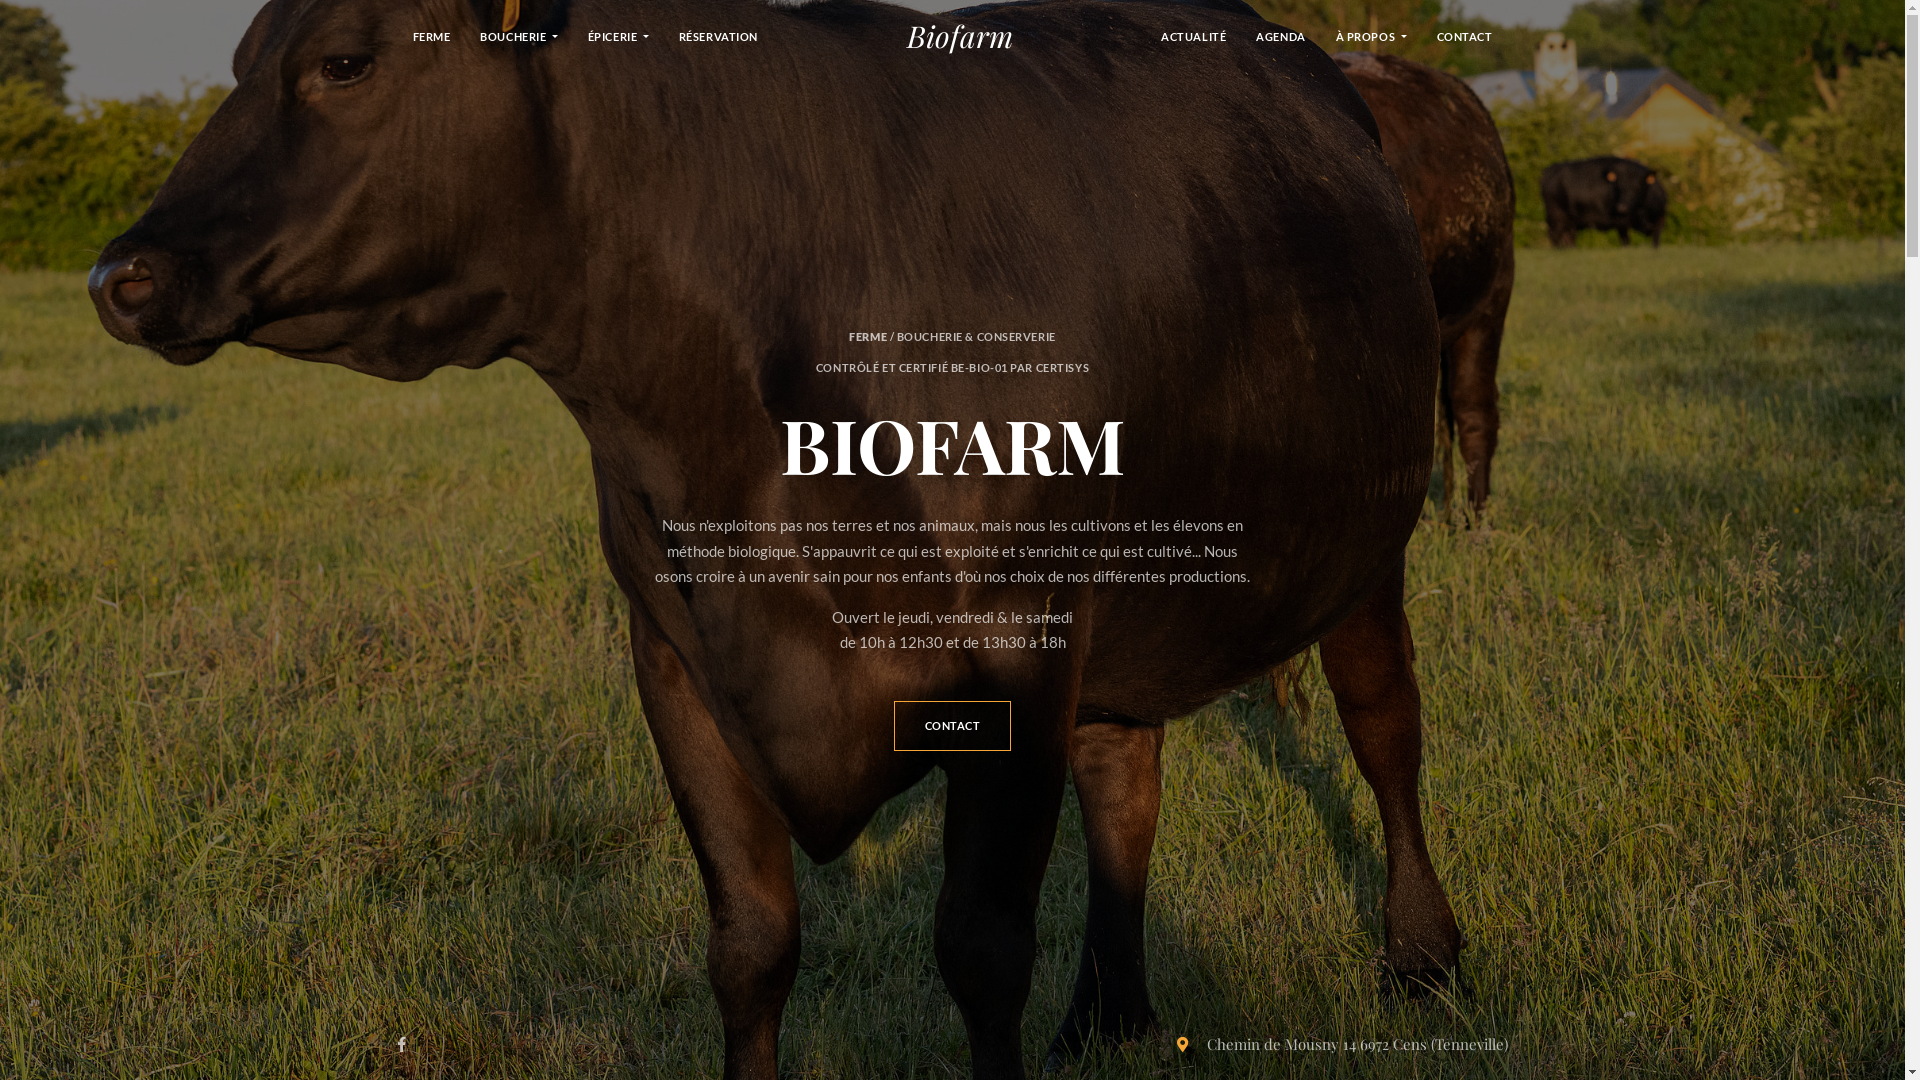 The image size is (1920, 1080). I want to click on 'CONTACT', so click(952, 725).